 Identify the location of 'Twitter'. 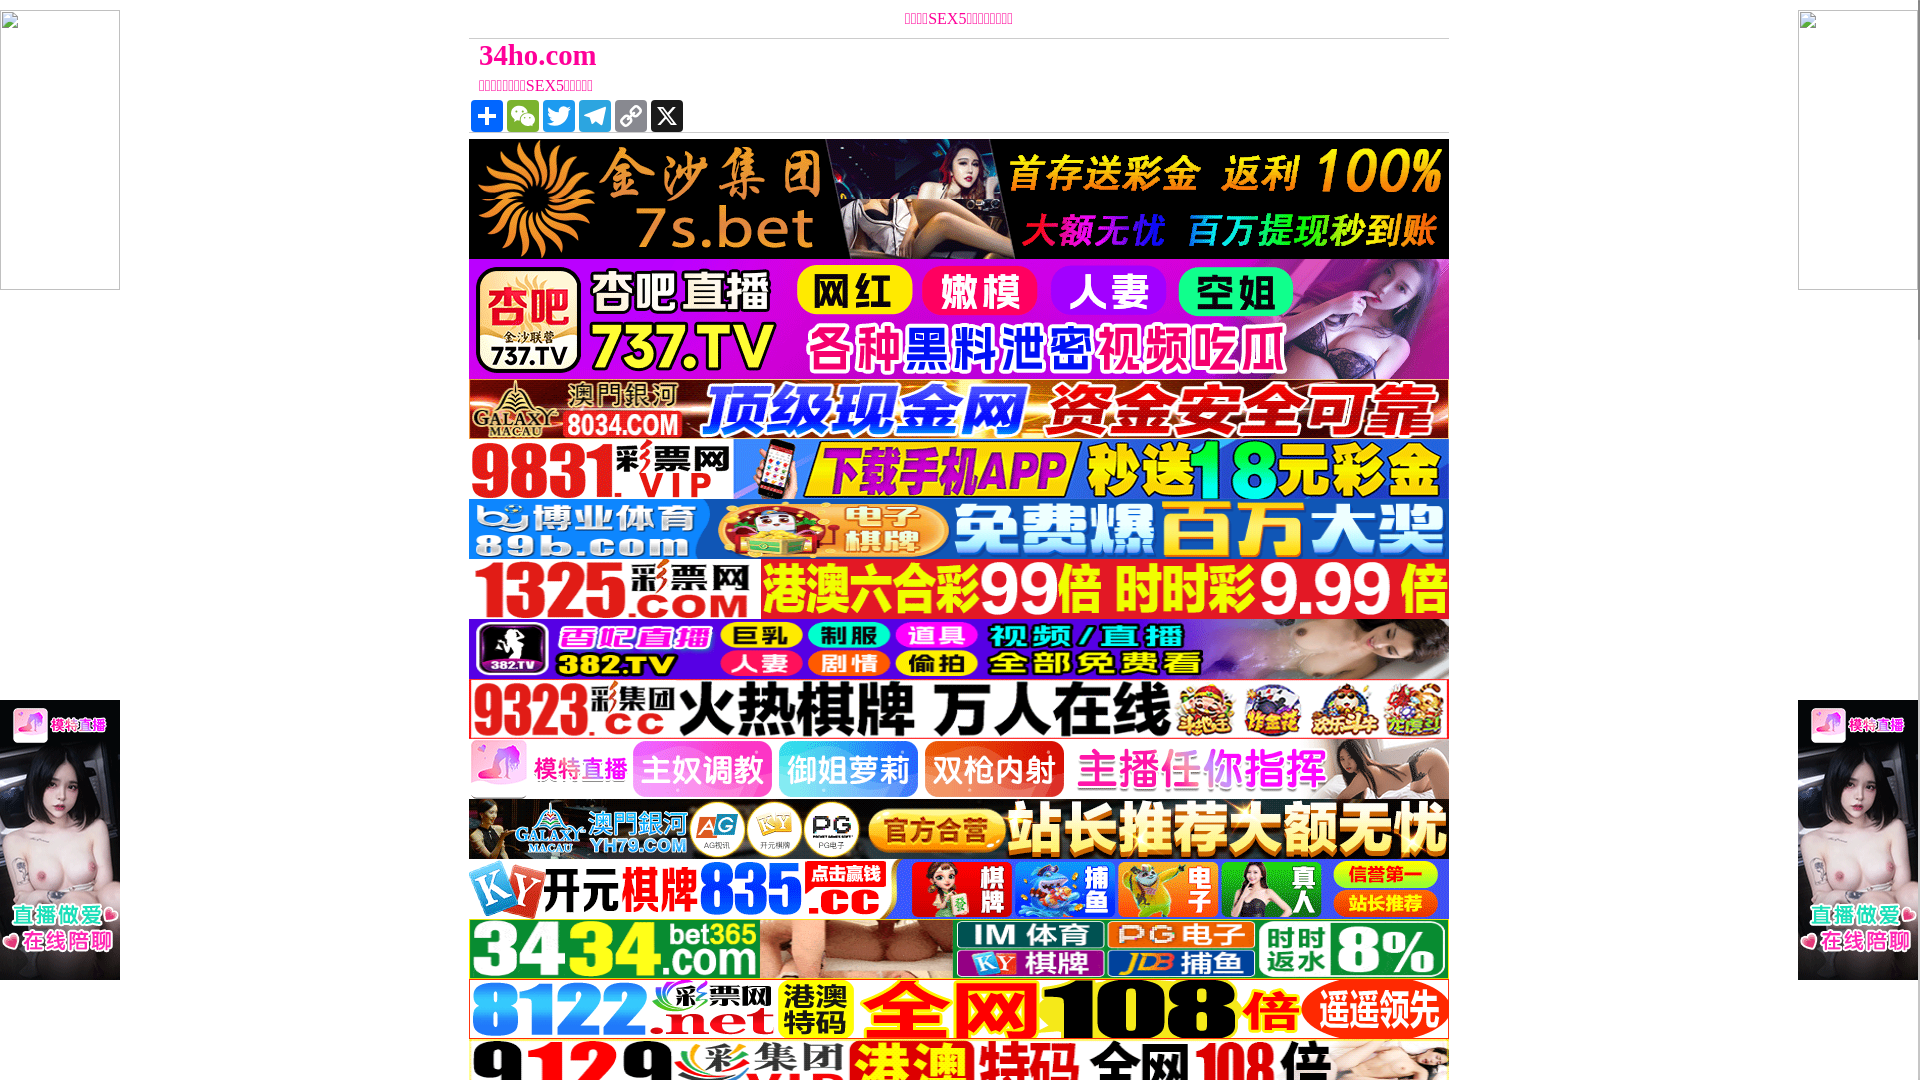
(558, 115).